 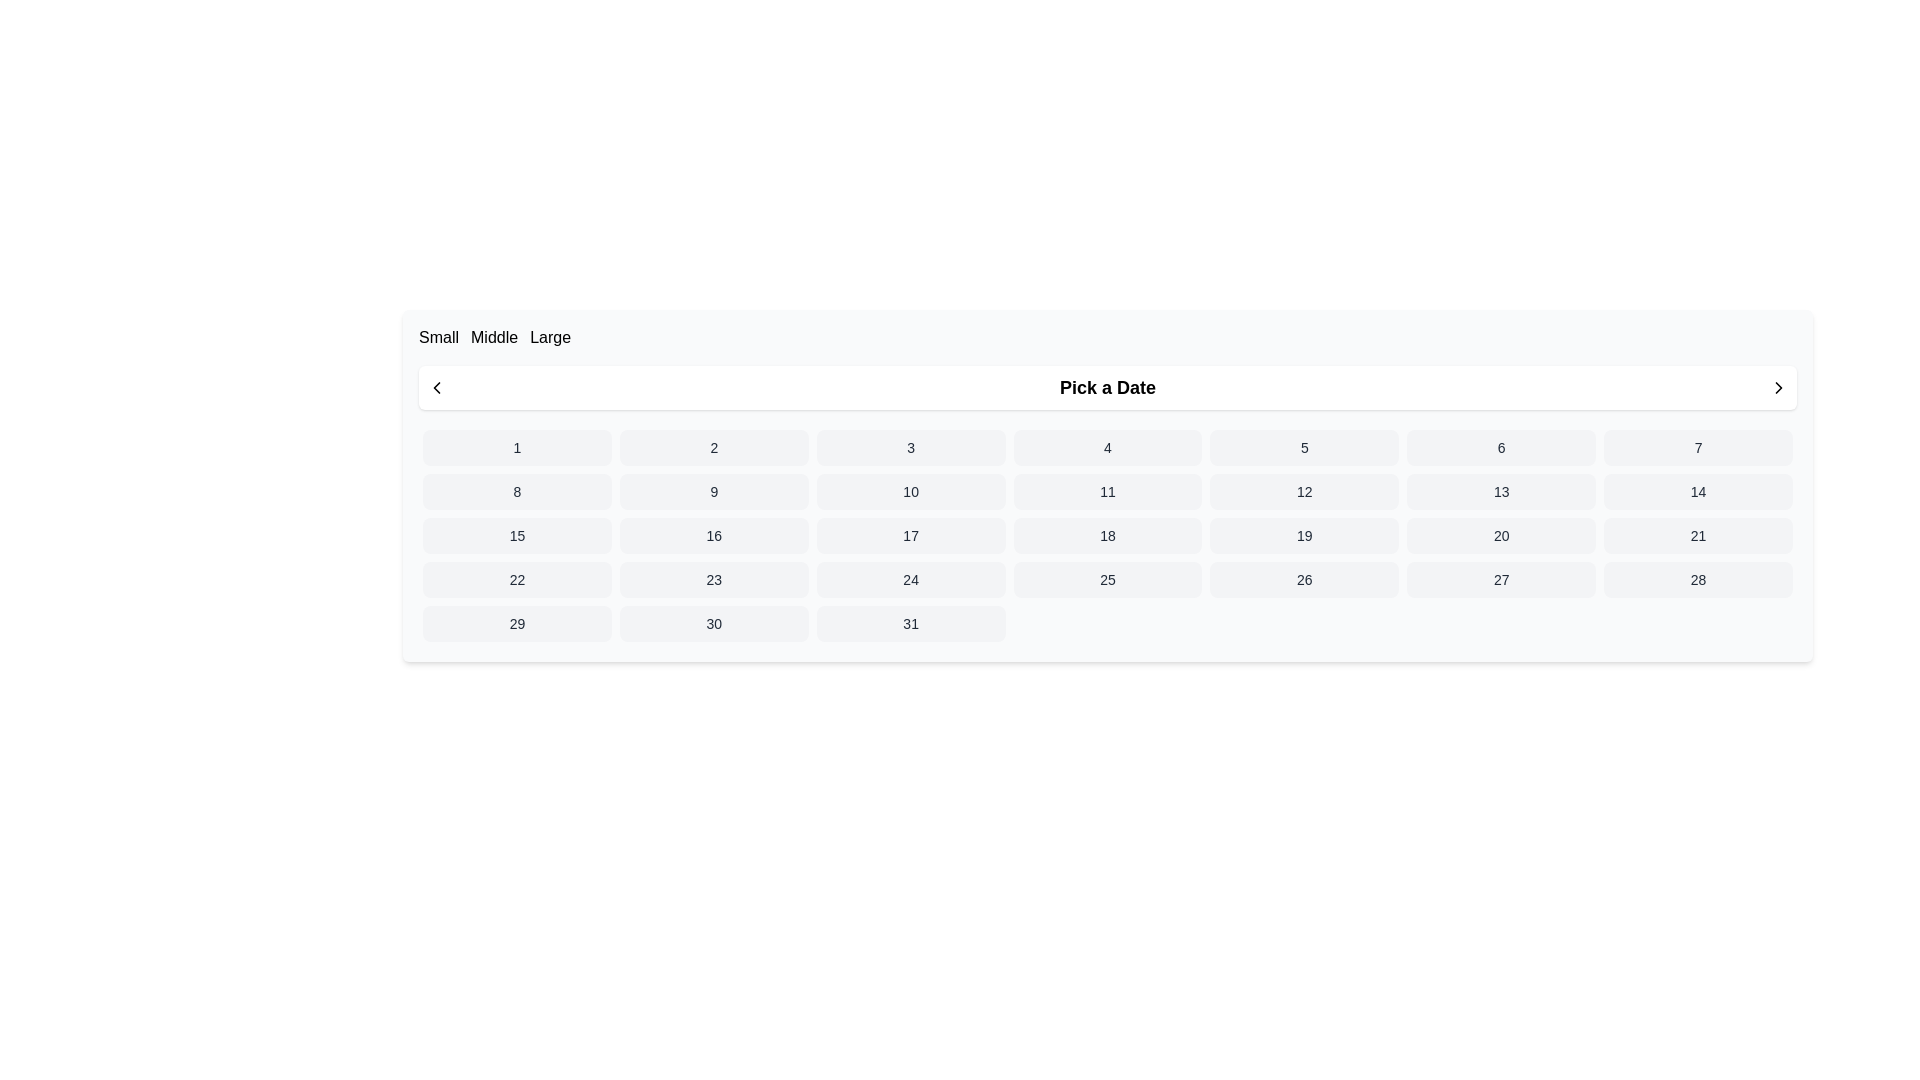 I want to click on the button labeled '24' in the fifth row, third column of the date picker interface for keyboard navigation, so click(x=910, y=579).